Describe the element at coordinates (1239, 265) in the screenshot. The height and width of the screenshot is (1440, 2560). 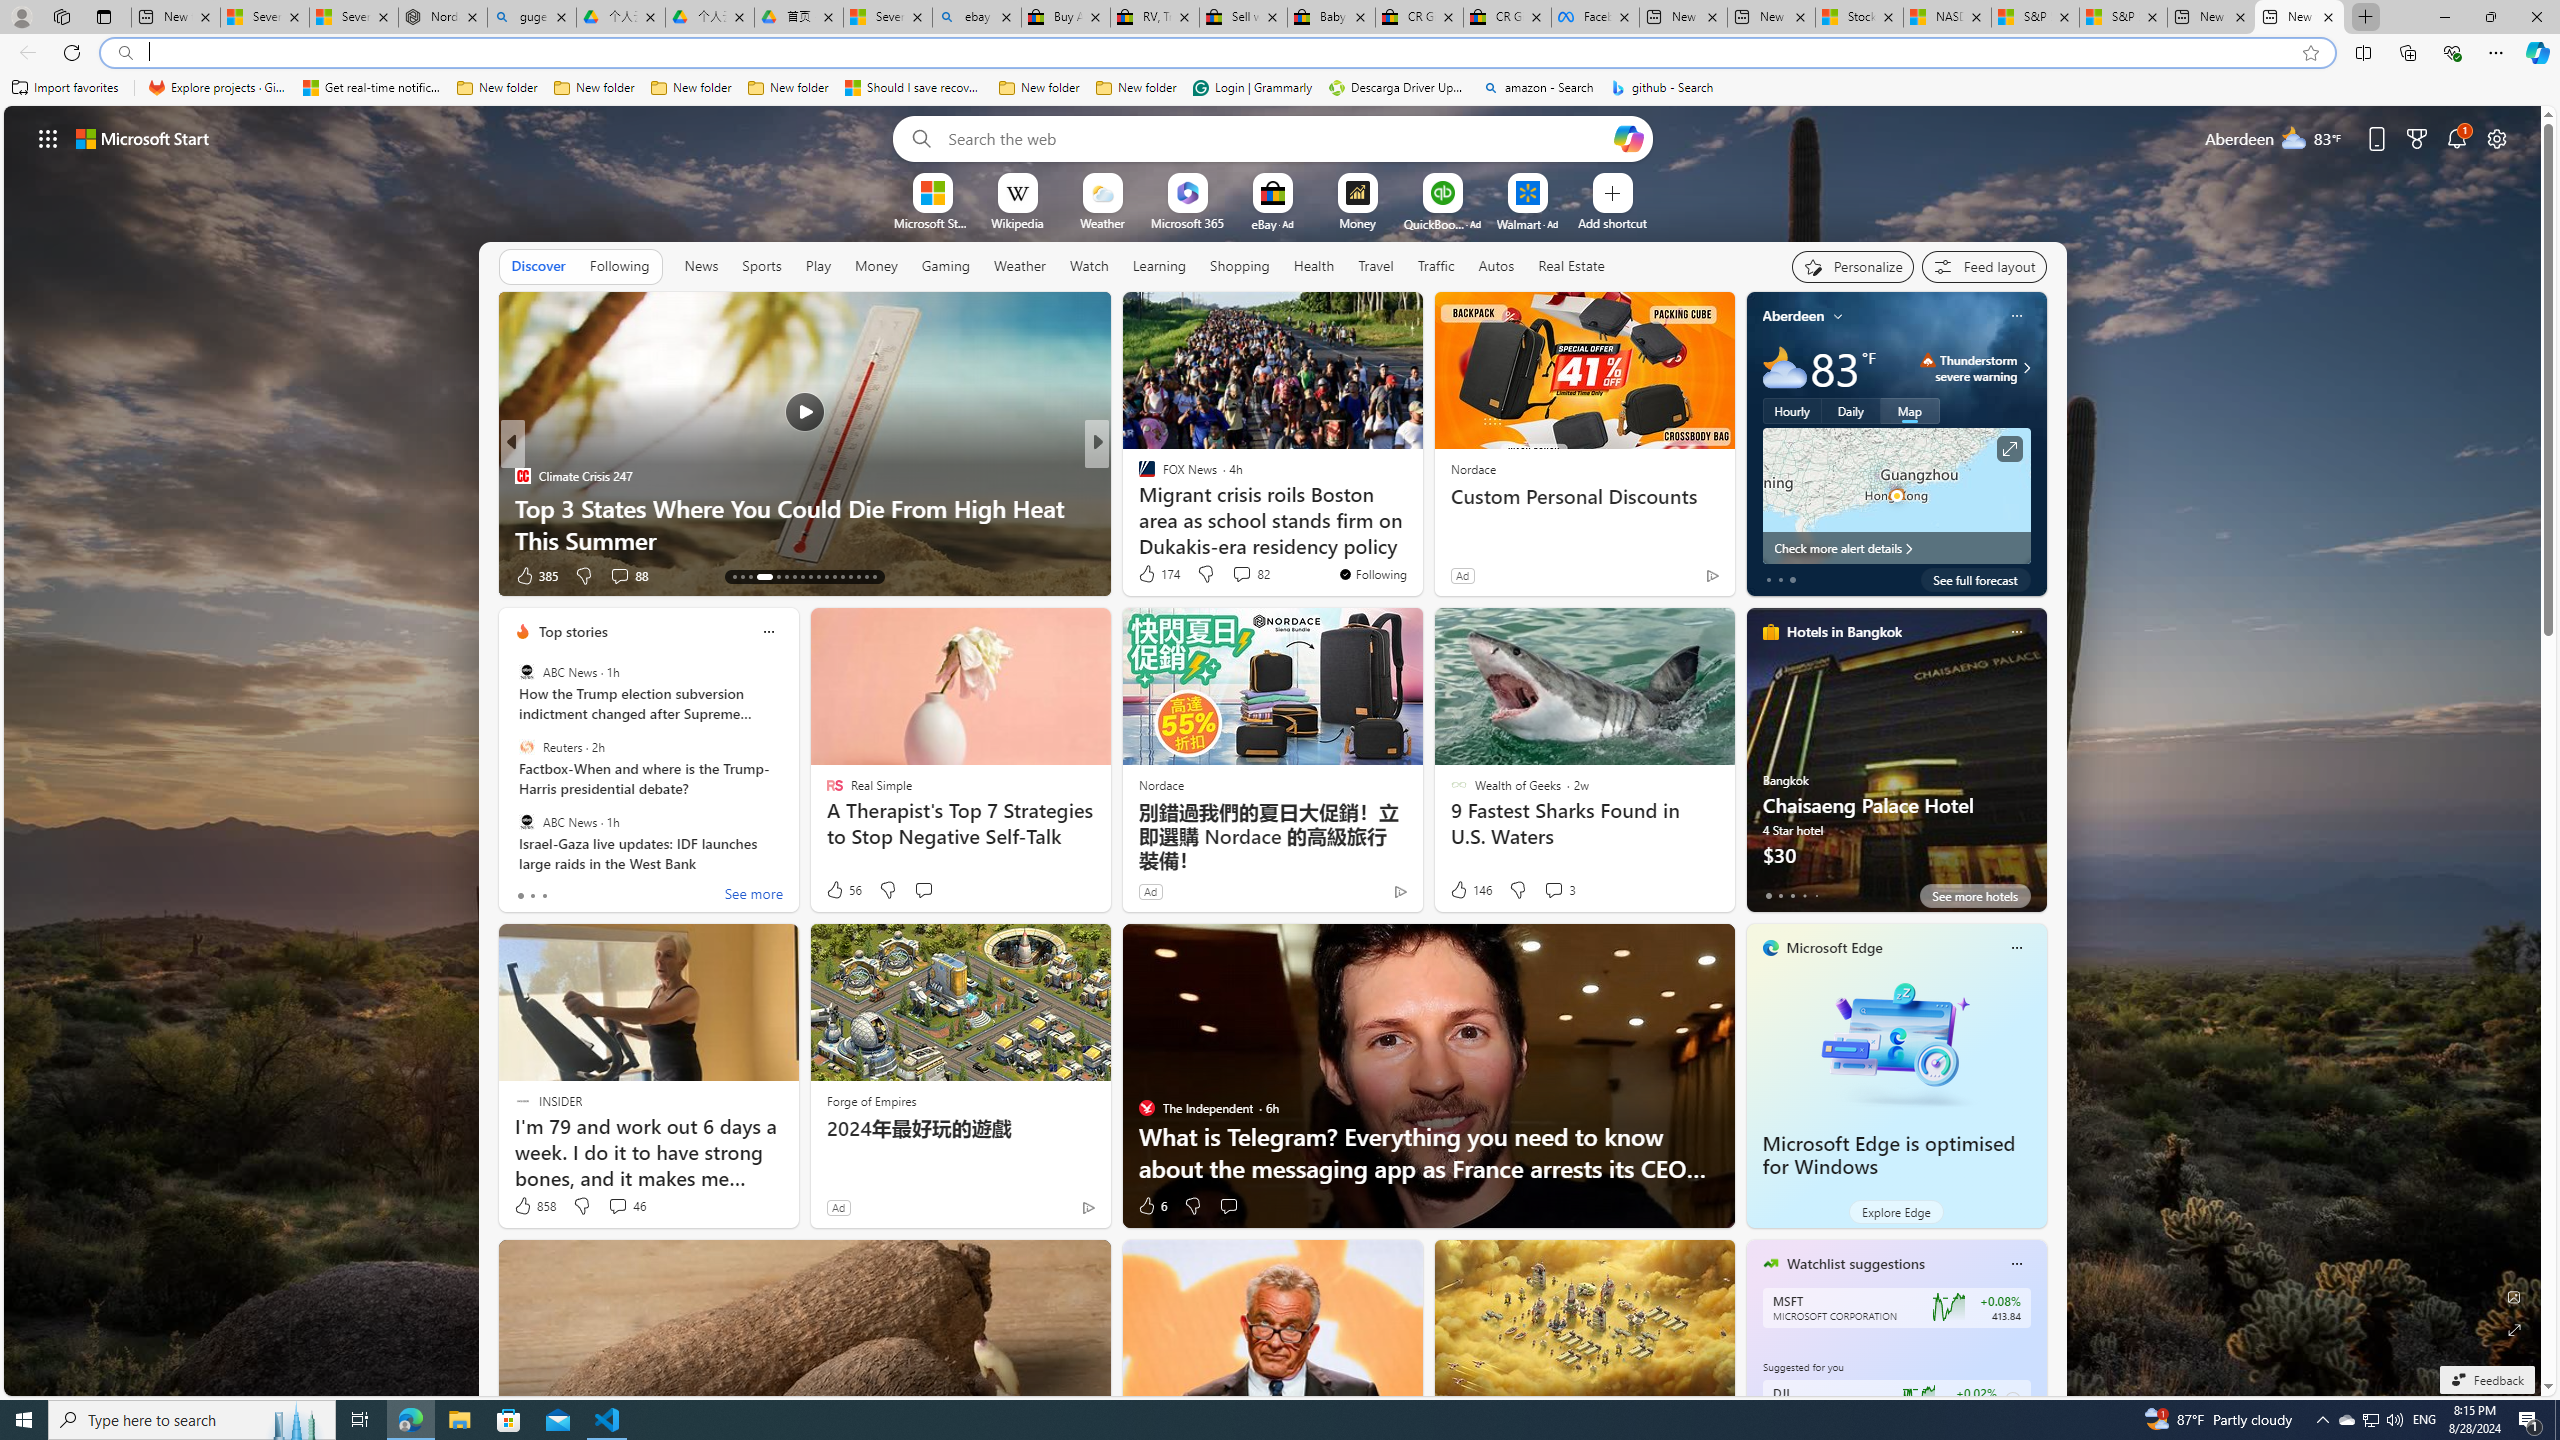
I see `'Shopping'` at that location.